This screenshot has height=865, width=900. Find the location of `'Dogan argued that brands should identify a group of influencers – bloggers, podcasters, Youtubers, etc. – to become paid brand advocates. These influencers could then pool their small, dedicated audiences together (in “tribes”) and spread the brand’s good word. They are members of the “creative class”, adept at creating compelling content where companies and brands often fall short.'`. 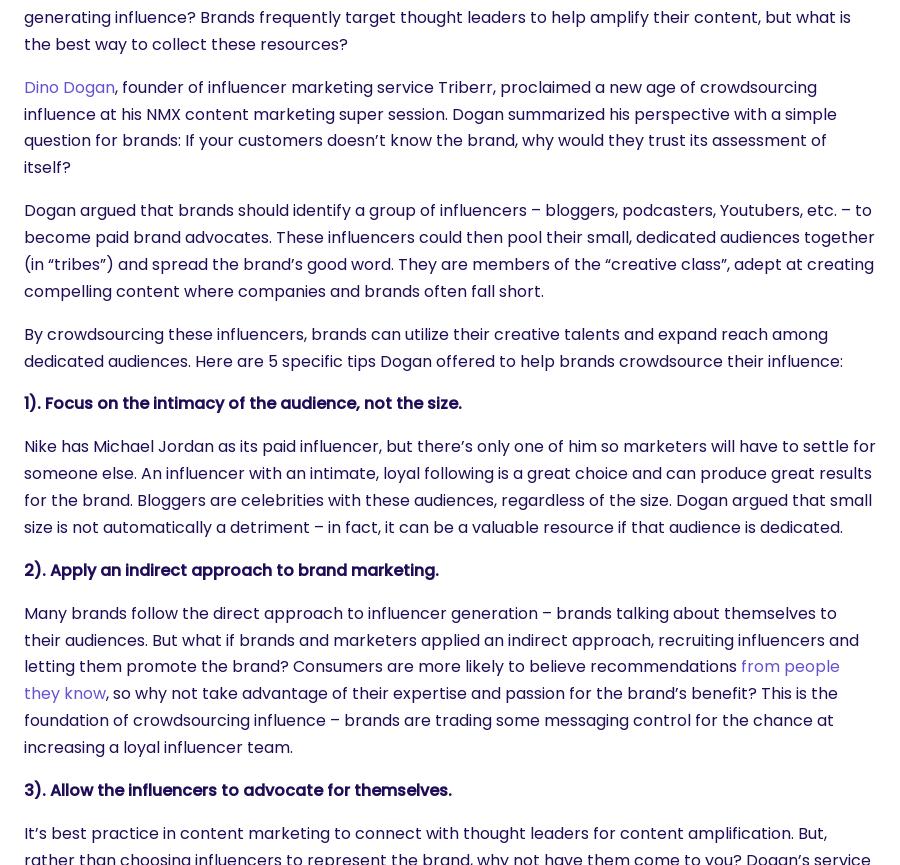

'Dogan argued that brands should identify a group of influencers – bloggers, podcasters, Youtubers, etc. – to become paid brand advocates. These influencers could then pool their small, dedicated audiences together (in “tribes”) and spread the brand’s good word. They are members of the “creative class”, adept at creating compelling content where companies and brands often fall short.' is located at coordinates (449, 249).